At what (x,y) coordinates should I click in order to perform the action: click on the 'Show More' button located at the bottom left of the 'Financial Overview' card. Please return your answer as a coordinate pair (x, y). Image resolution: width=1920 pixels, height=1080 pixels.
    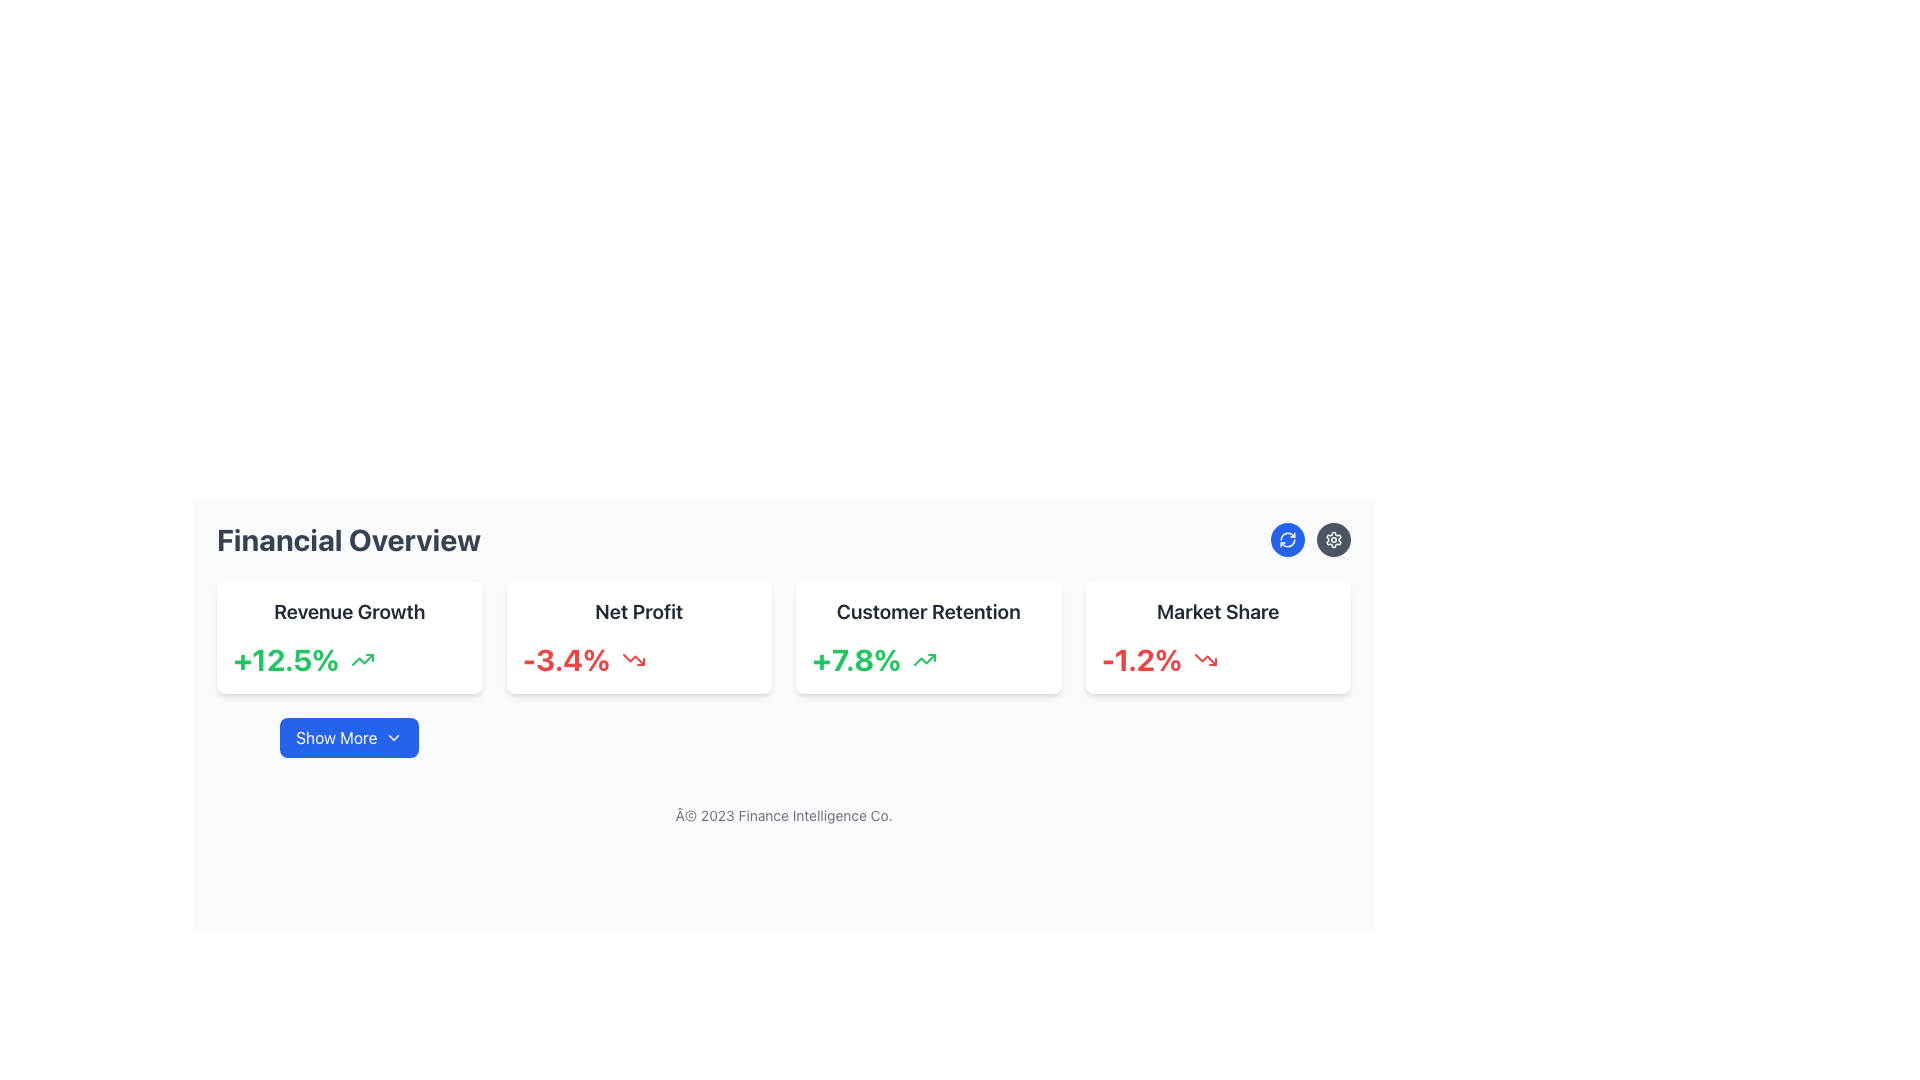
    Looking at the image, I should click on (394, 737).